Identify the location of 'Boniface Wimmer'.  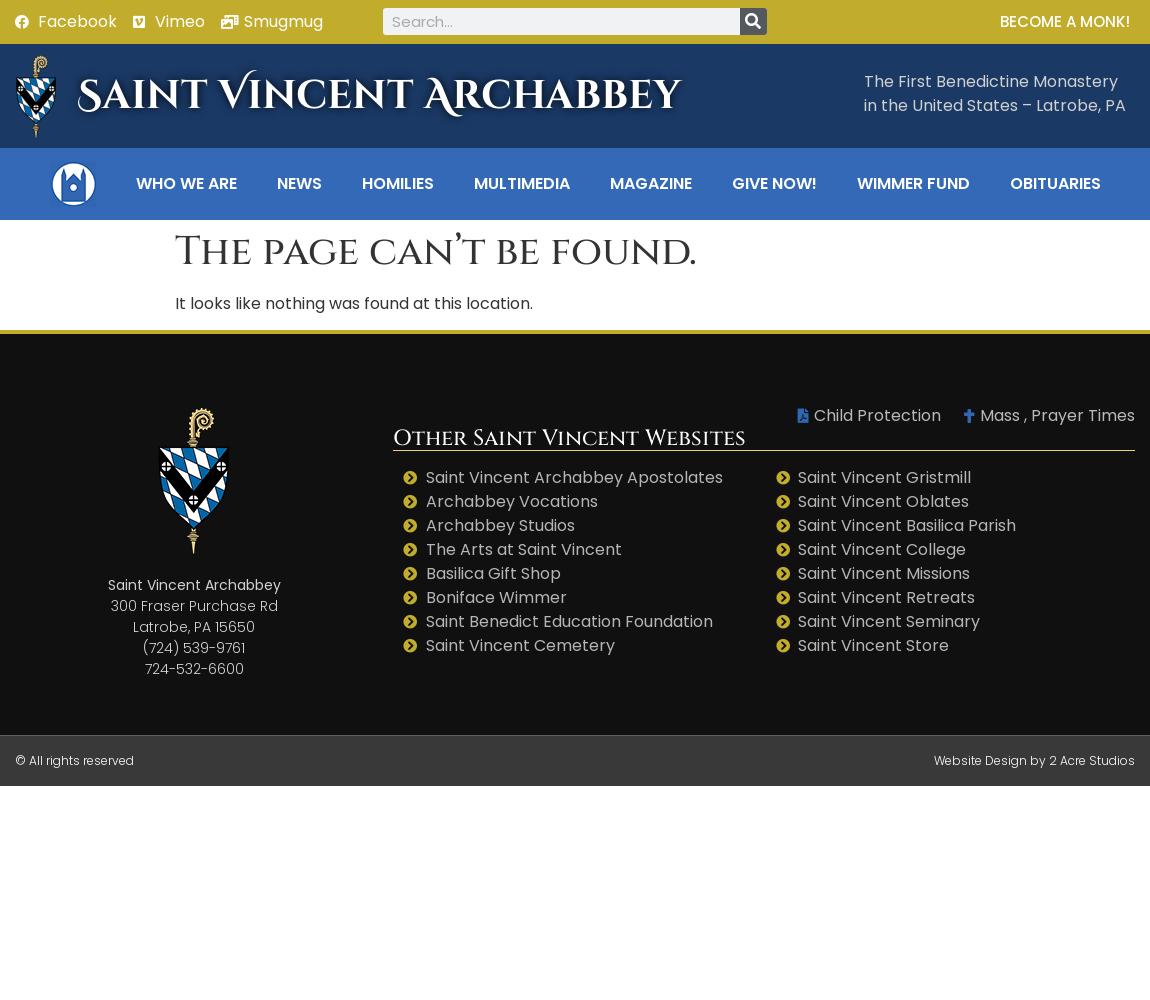
(495, 596).